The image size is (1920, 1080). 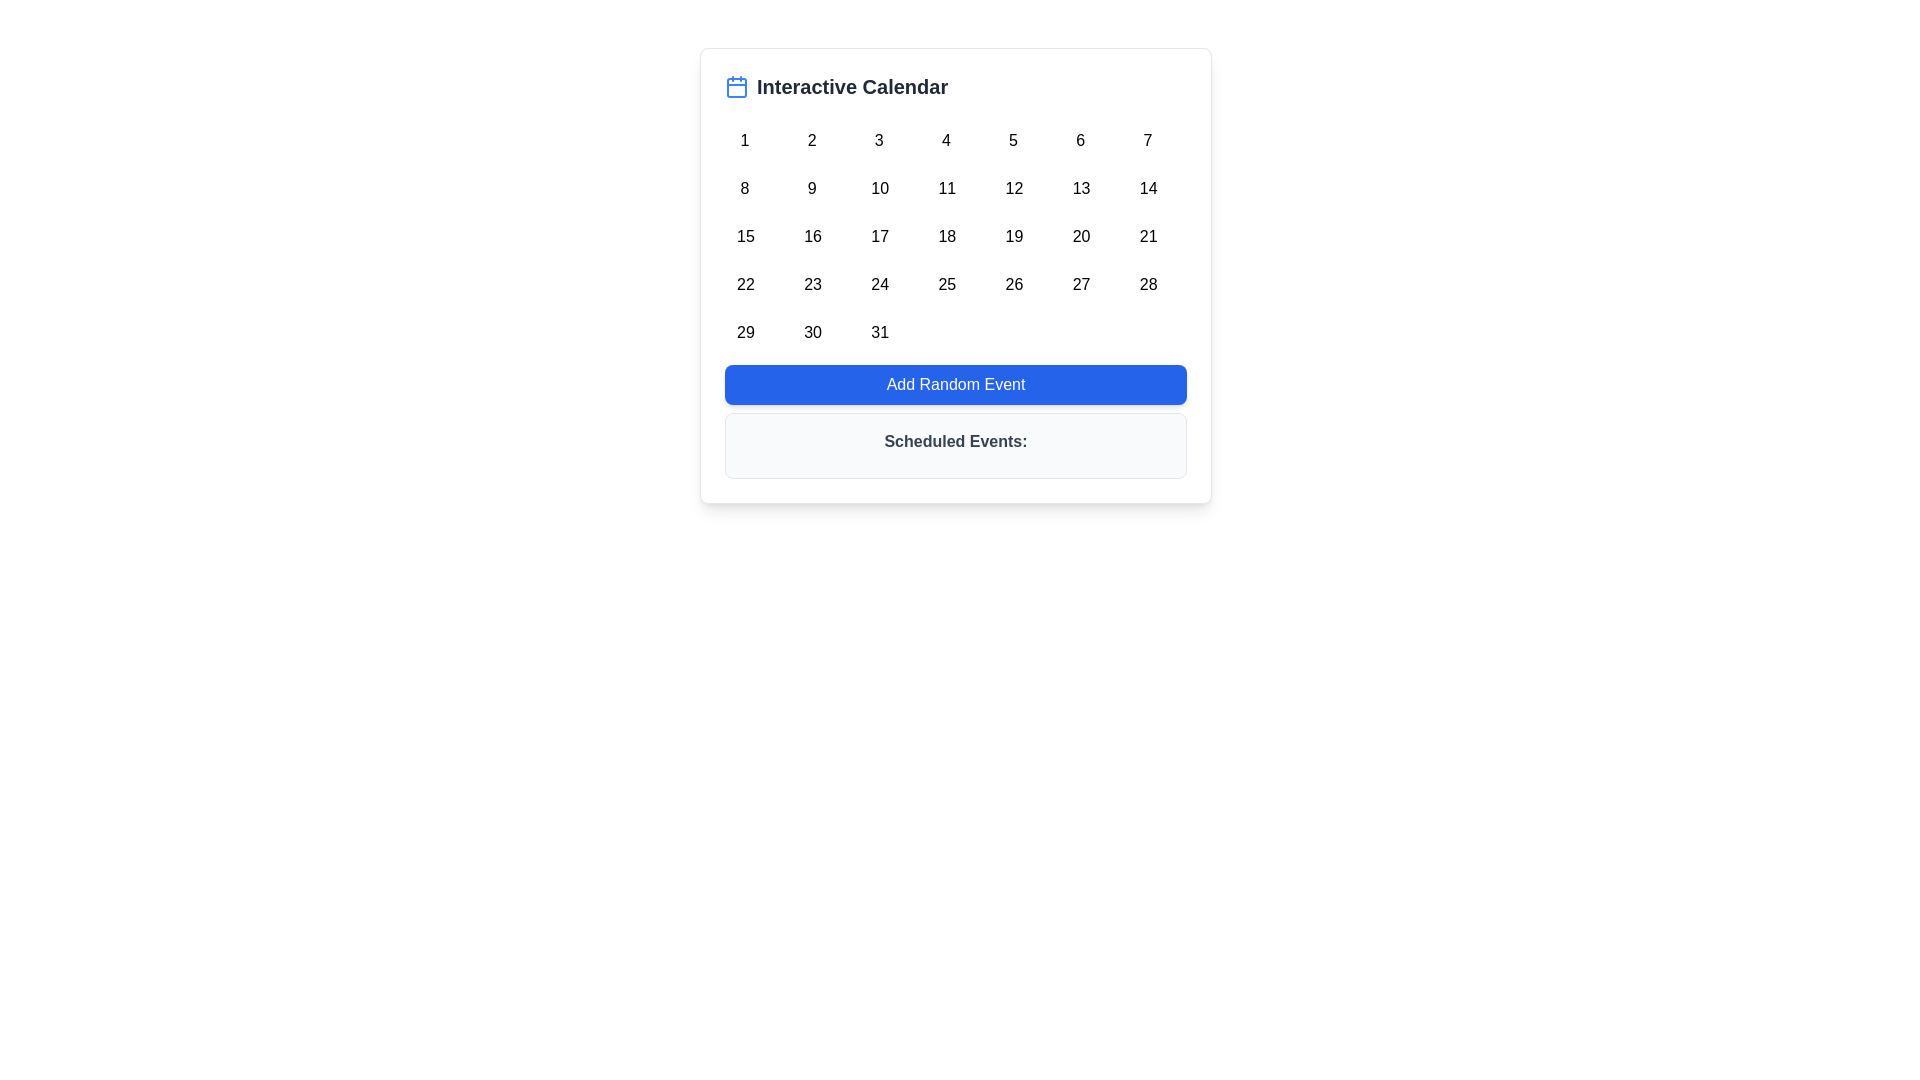 I want to click on the square button labeled '18' in the calendar interface, so click(x=945, y=231).